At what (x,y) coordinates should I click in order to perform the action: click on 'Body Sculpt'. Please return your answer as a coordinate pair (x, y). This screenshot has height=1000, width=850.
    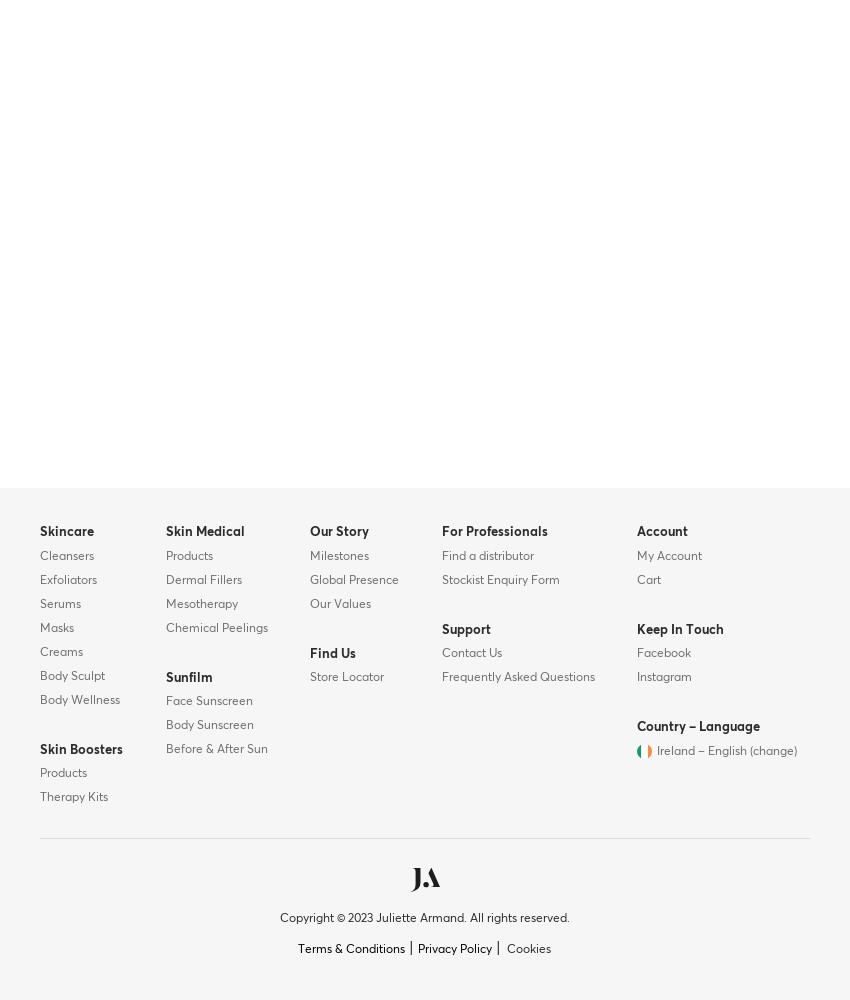
    Looking at the image, I should click on (72, 676).